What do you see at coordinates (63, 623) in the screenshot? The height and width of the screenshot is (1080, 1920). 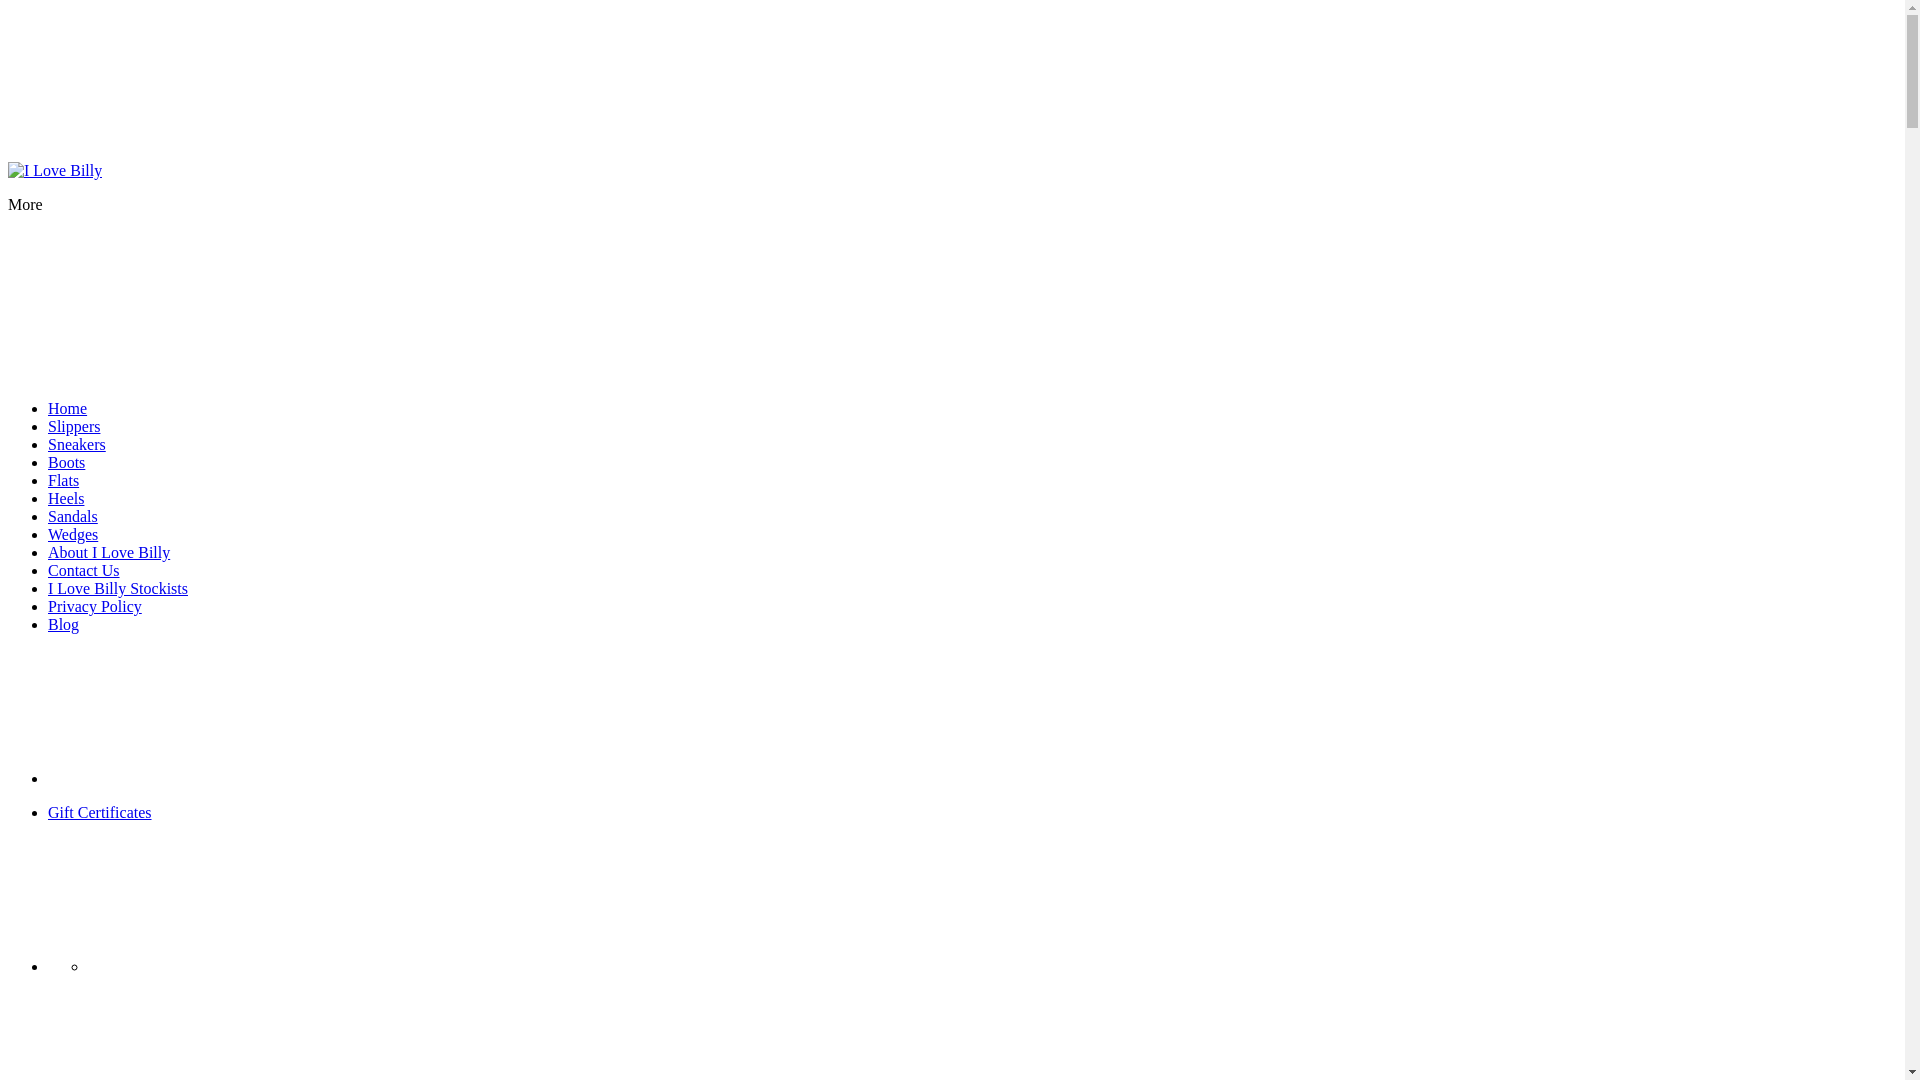 I see `'Blog'` at bounding box center [63, 623].